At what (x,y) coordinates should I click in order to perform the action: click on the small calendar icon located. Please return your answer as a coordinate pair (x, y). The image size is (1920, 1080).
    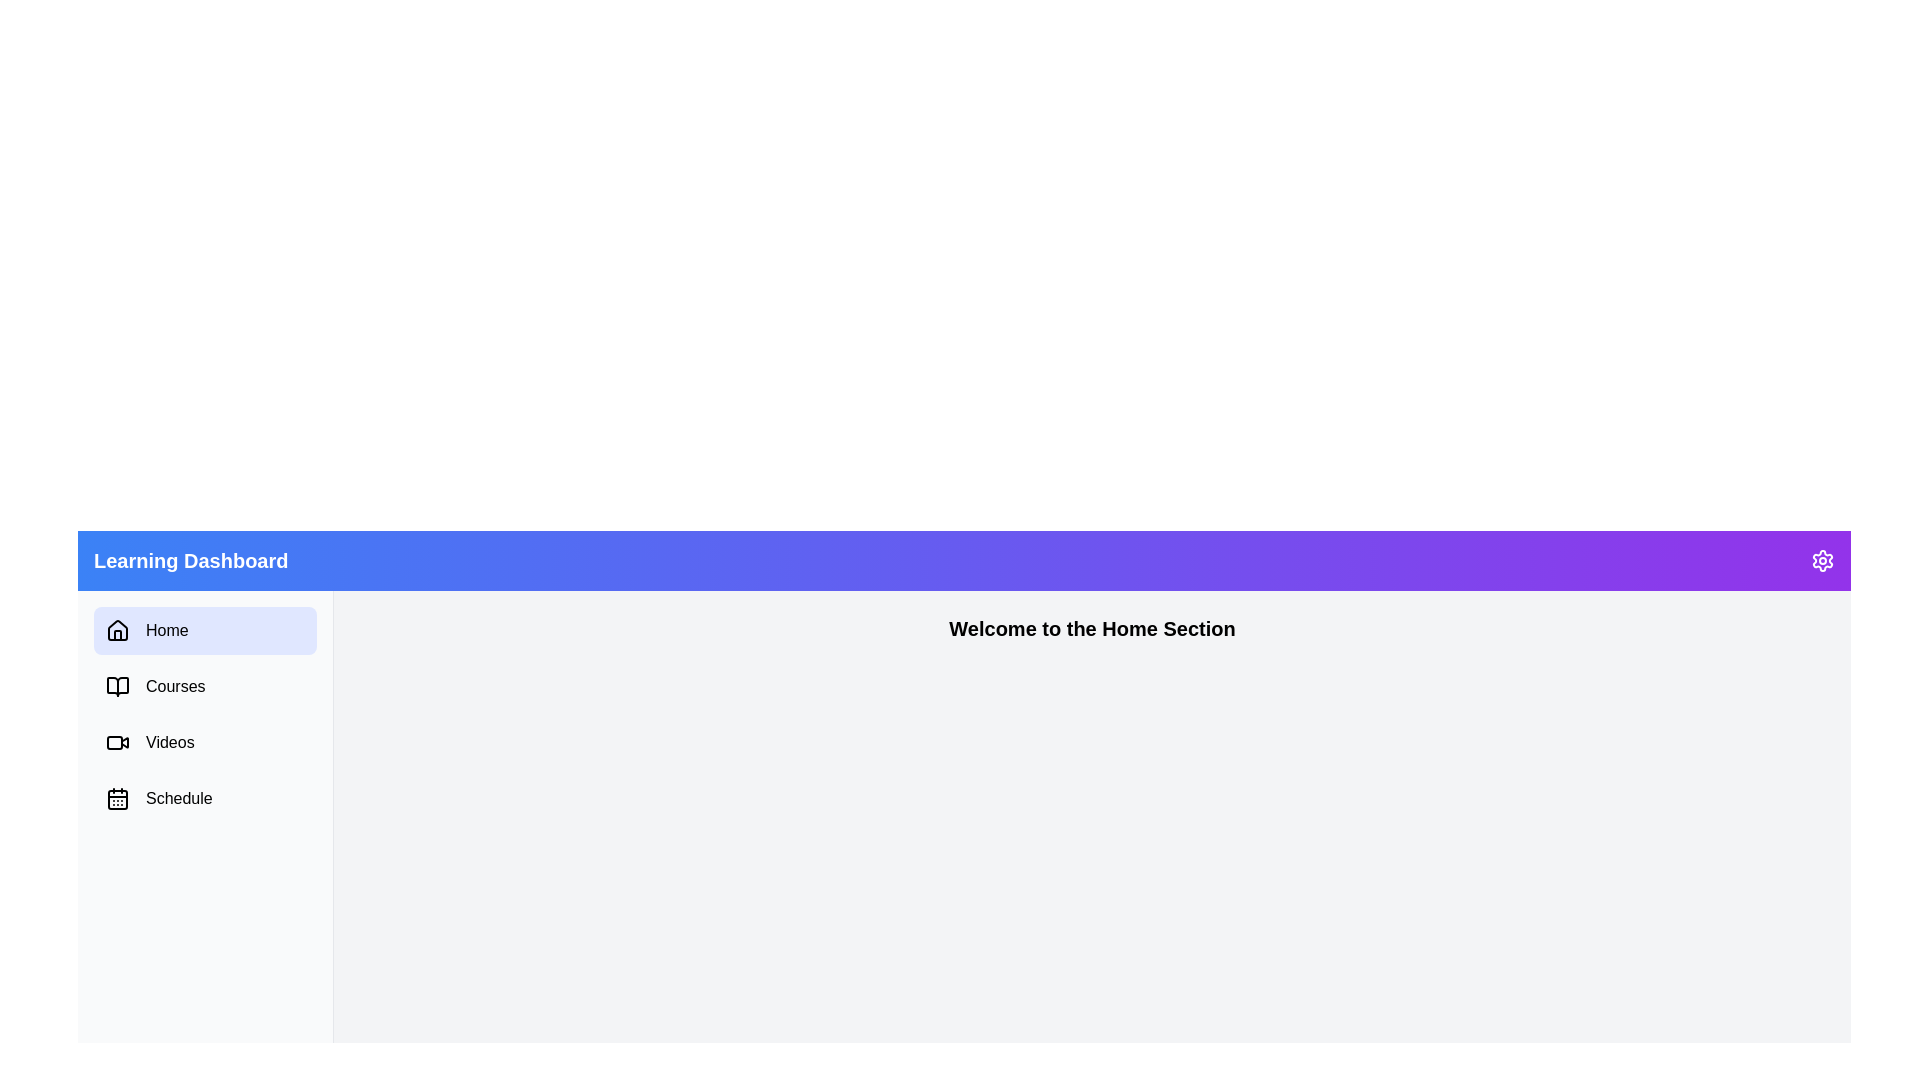
    Looking at the image, I should click on (117, 797).